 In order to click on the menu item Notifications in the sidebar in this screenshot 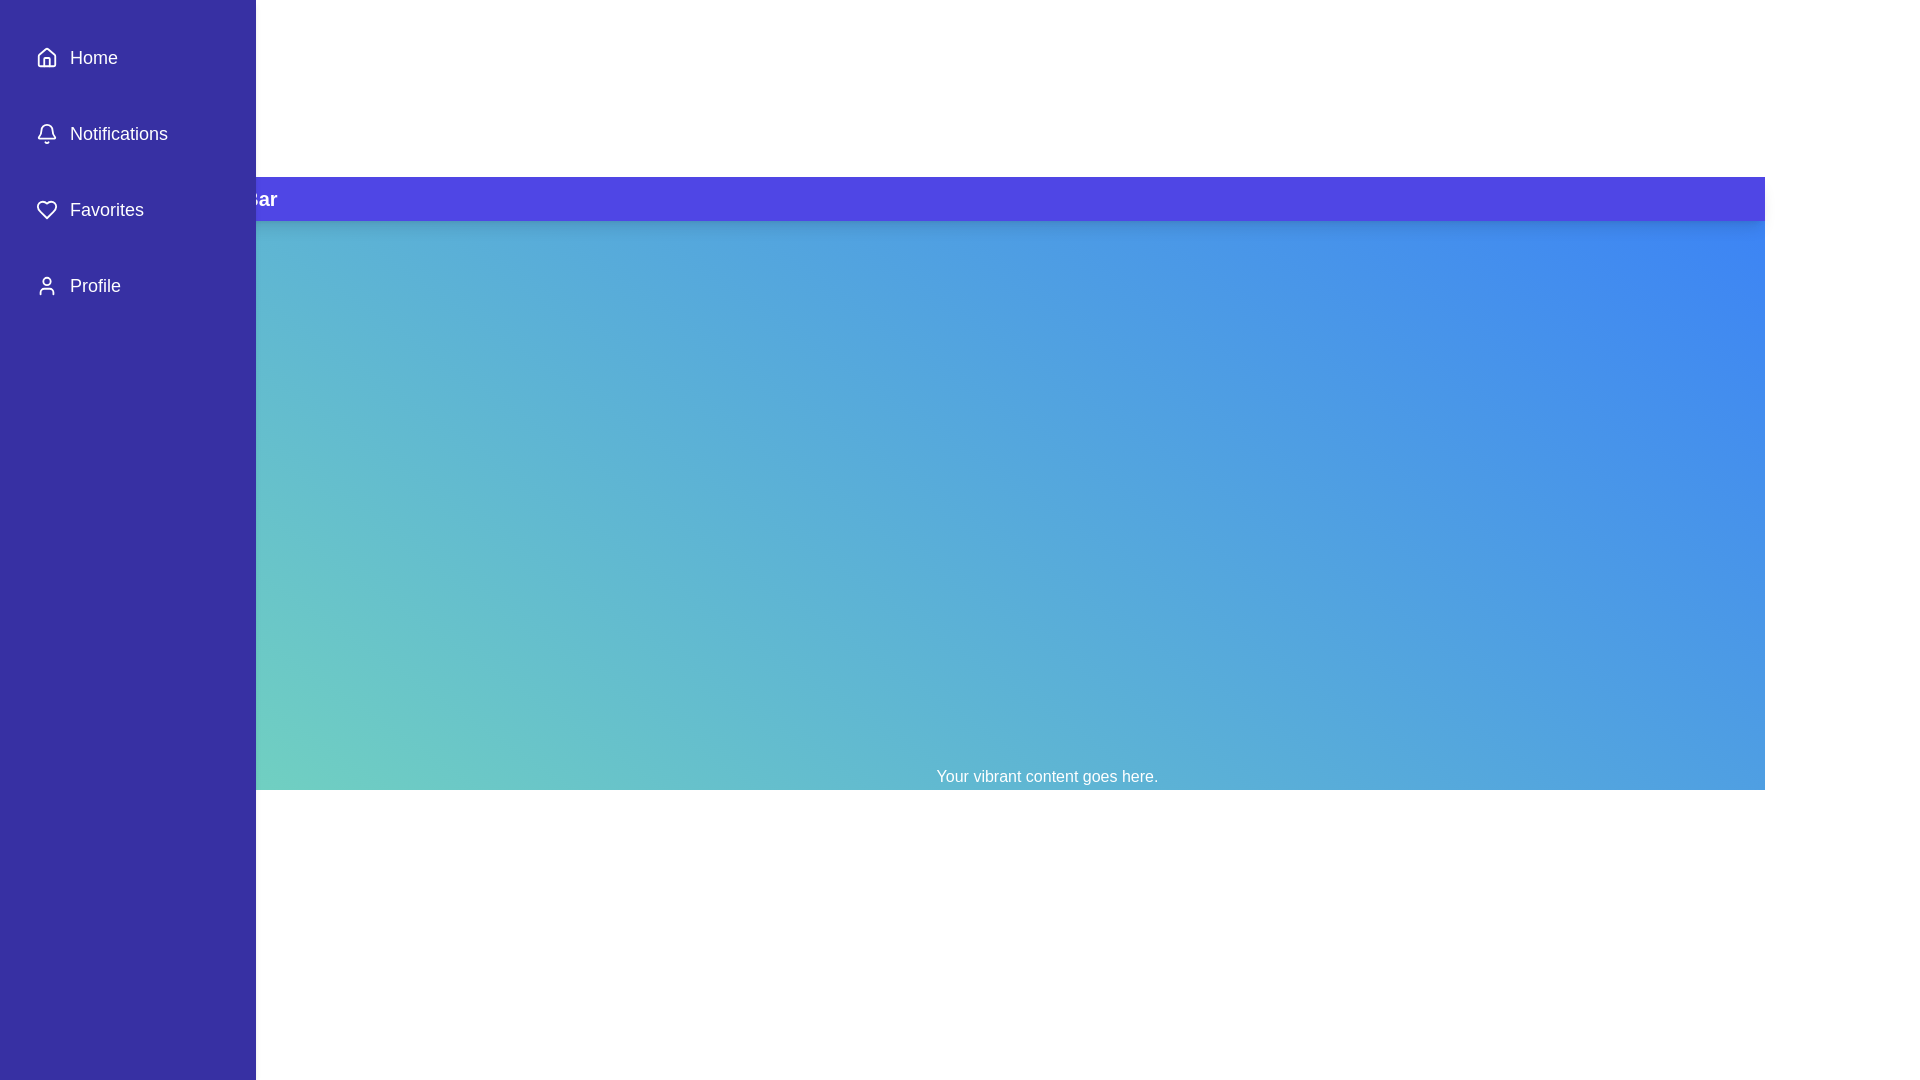, I will do `click(127, 134)`.